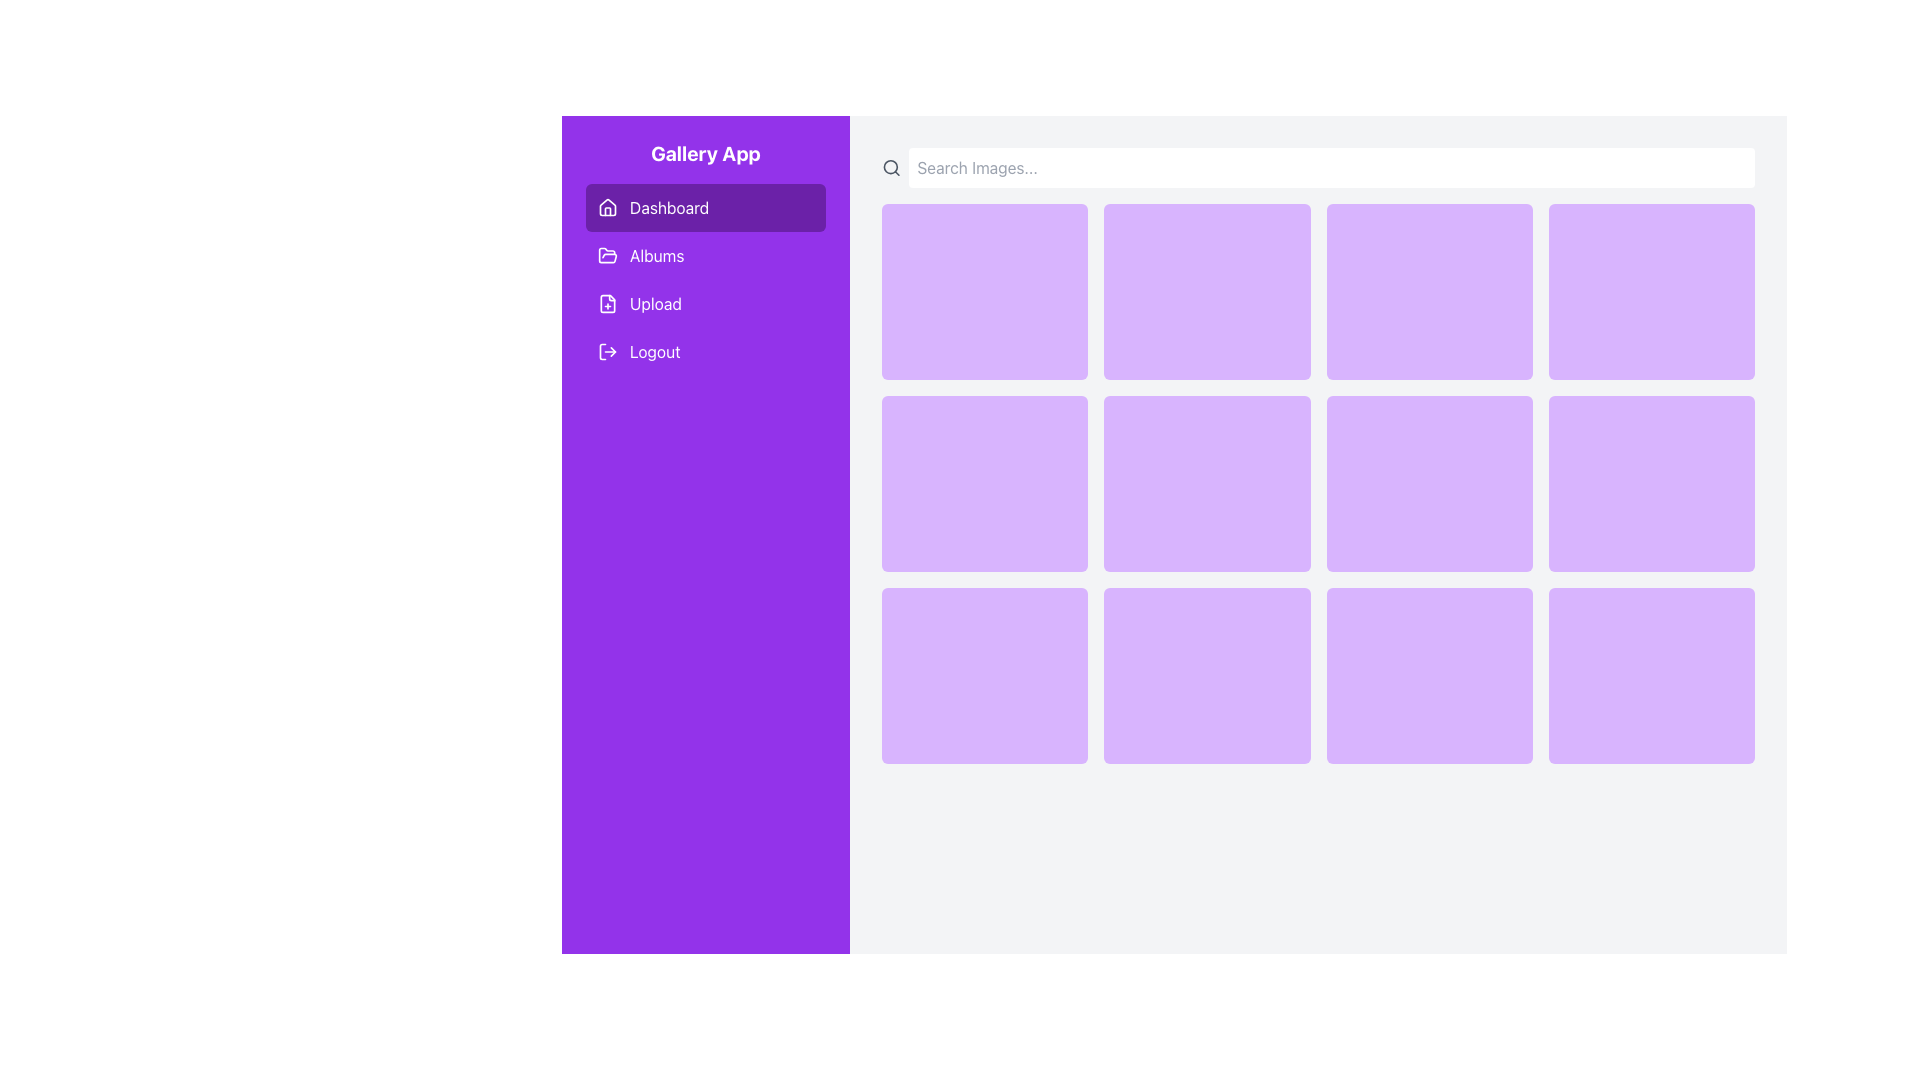 The width and height of the screenshot is (1920, 1080). I want to click on the upload button located in the left sidebar, which is the third button in a vertical list, situated between the 'Albums' and 'Logout' buttons, so click(705, 304).